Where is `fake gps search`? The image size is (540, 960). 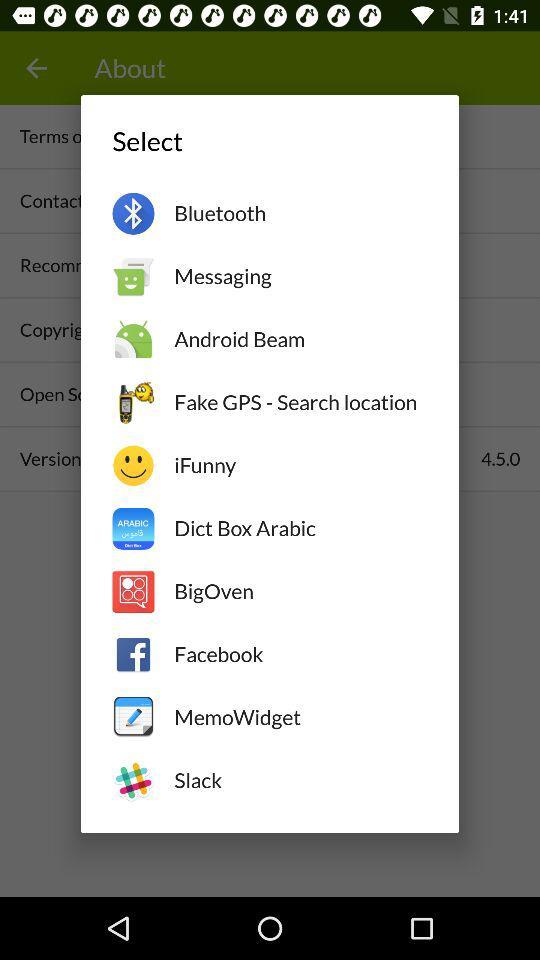
fake gps search is located at coordinates (299, 401).